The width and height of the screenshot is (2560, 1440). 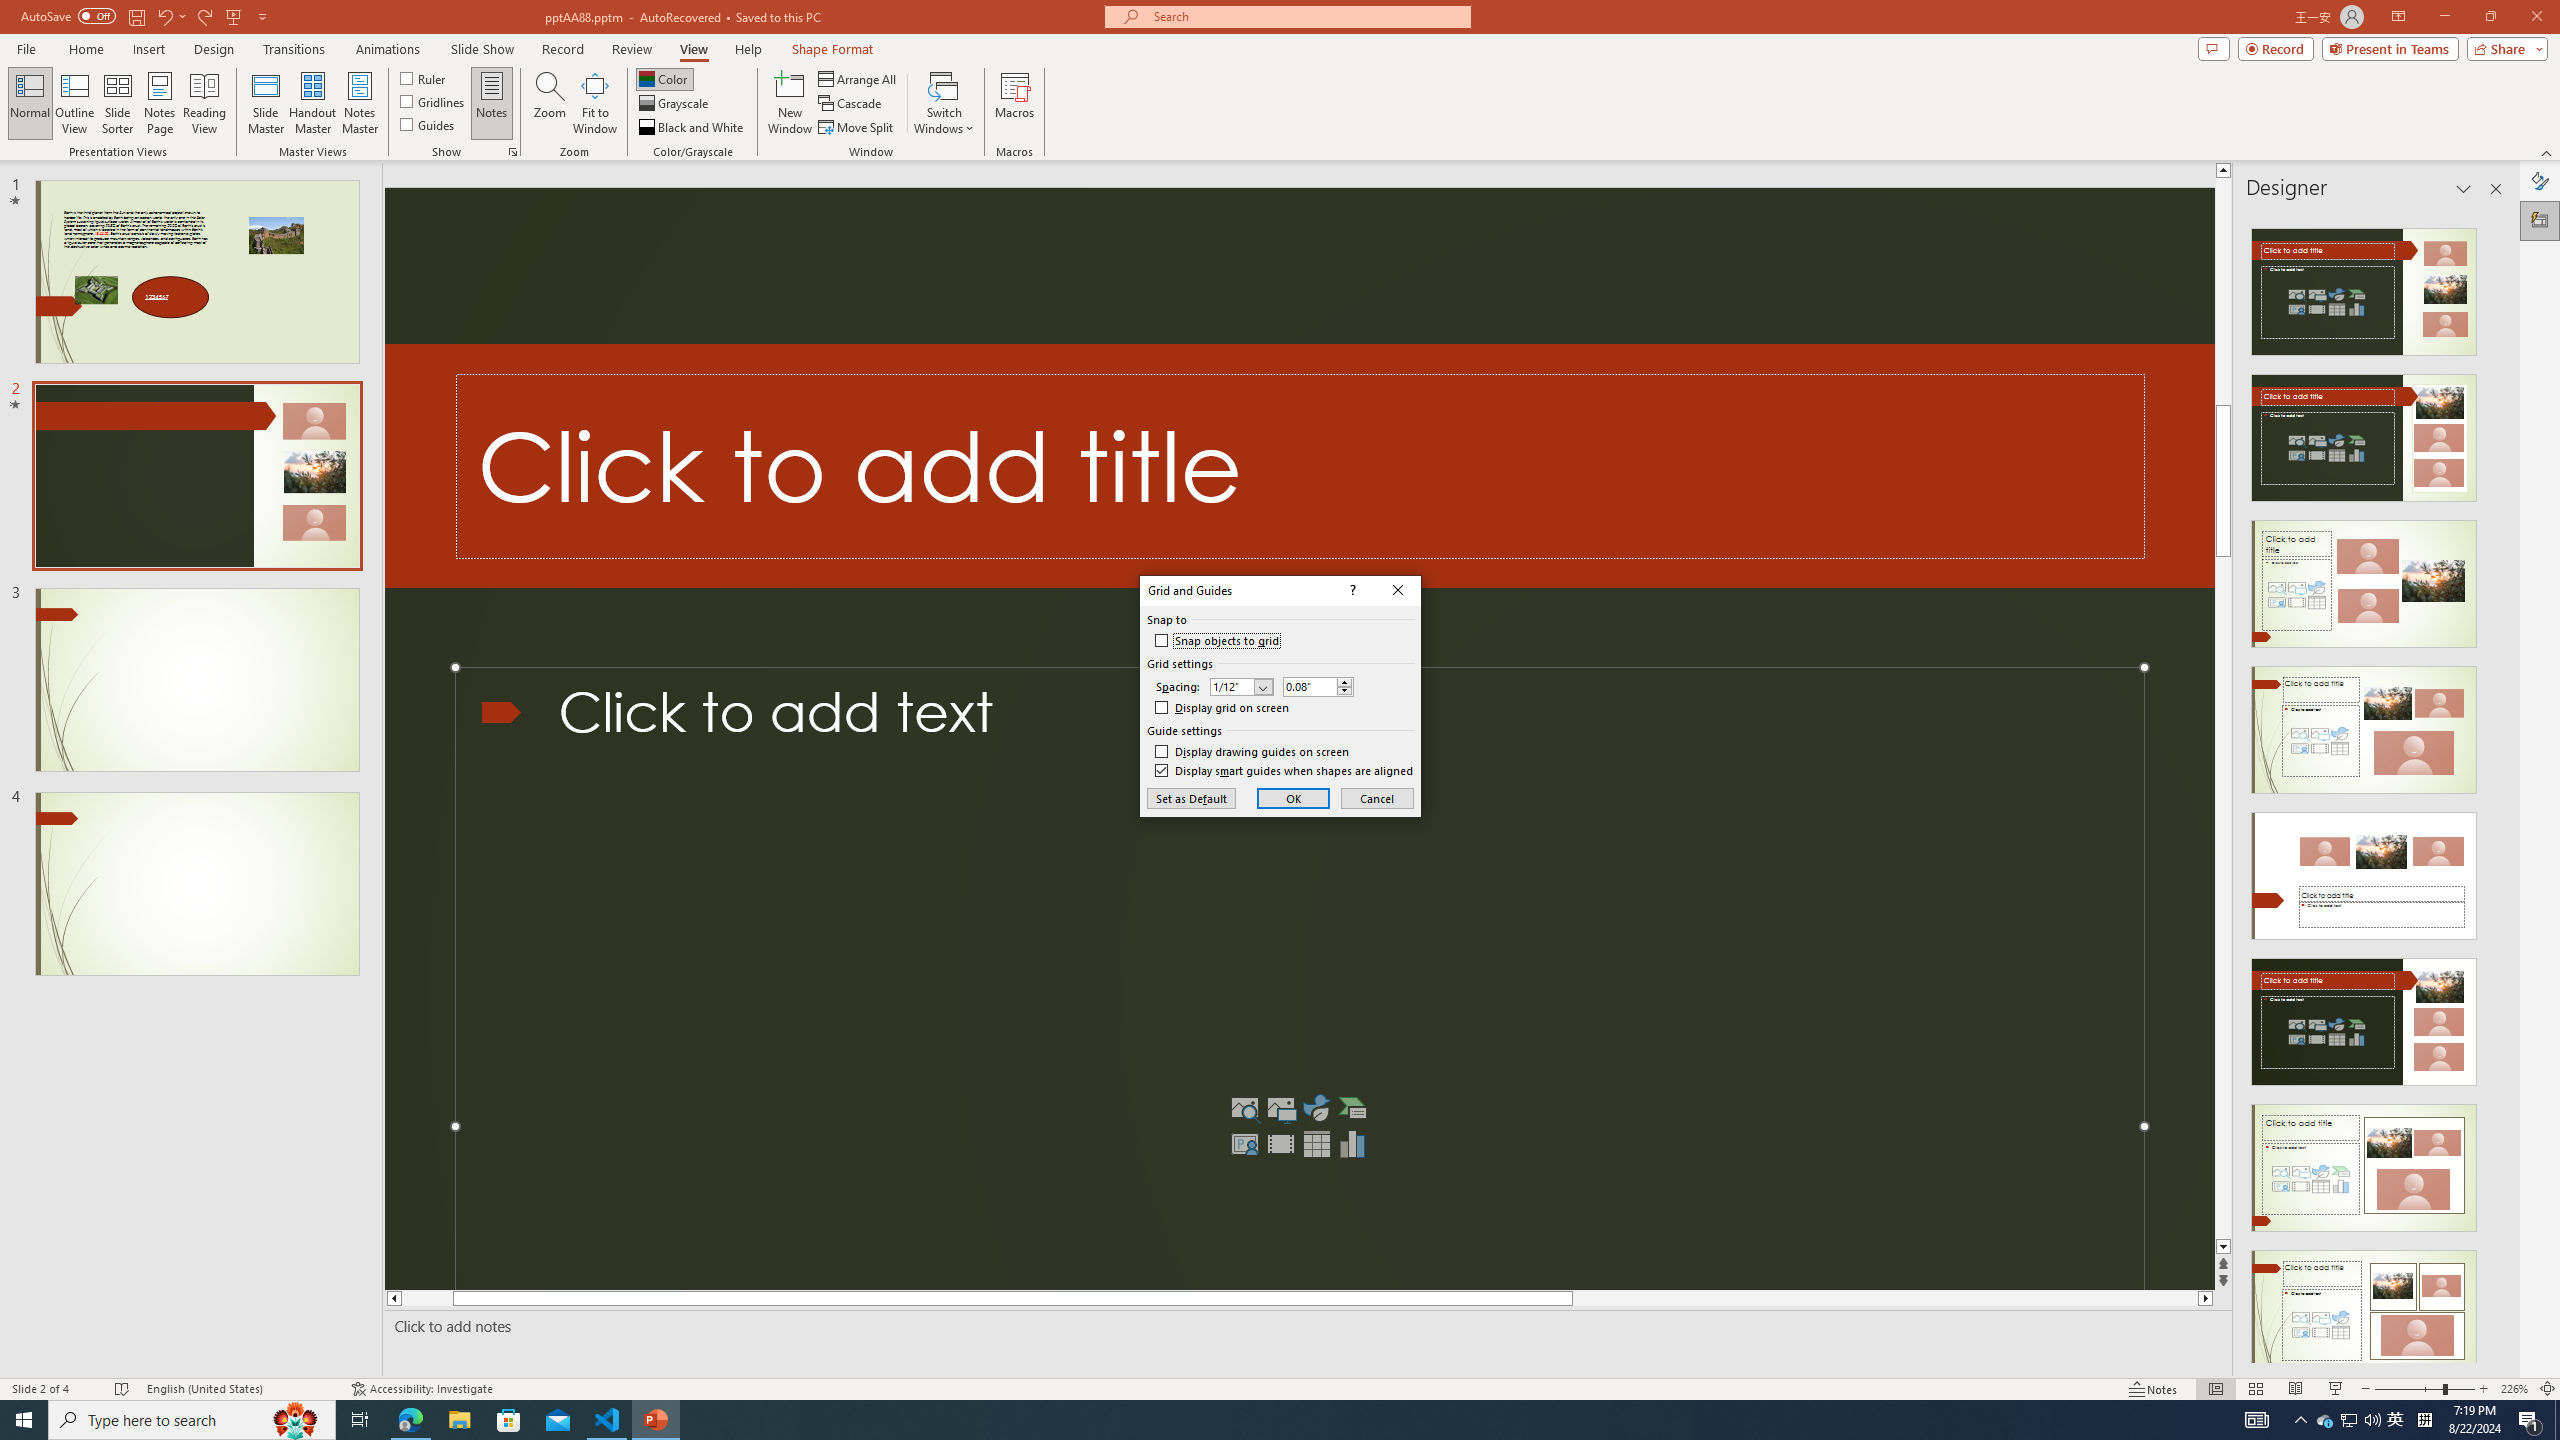 I want to click on 'Class: NetUIScrollBar', so click(x=2494, y=786).